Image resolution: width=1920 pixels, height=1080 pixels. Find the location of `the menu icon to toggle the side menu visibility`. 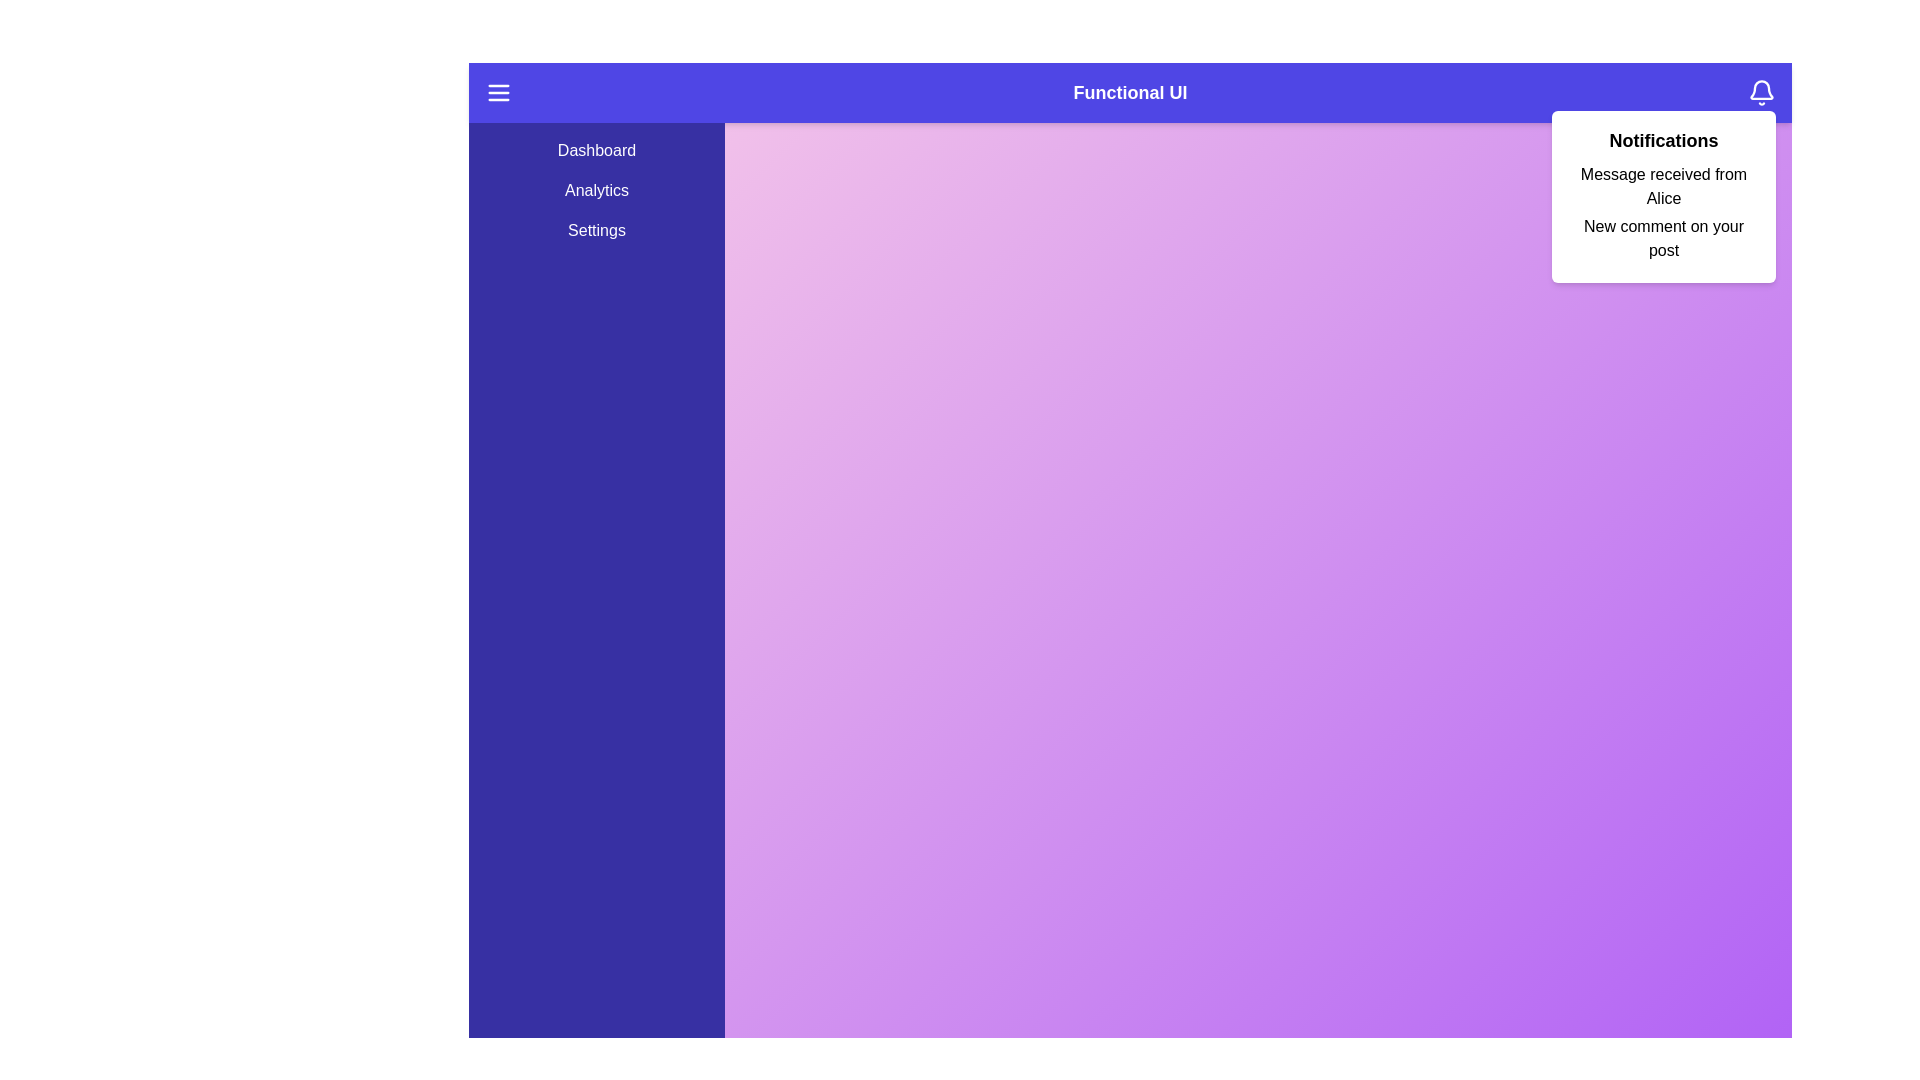

the menu icon to toggle the side menu visibility is located at coordinates (499, 92).